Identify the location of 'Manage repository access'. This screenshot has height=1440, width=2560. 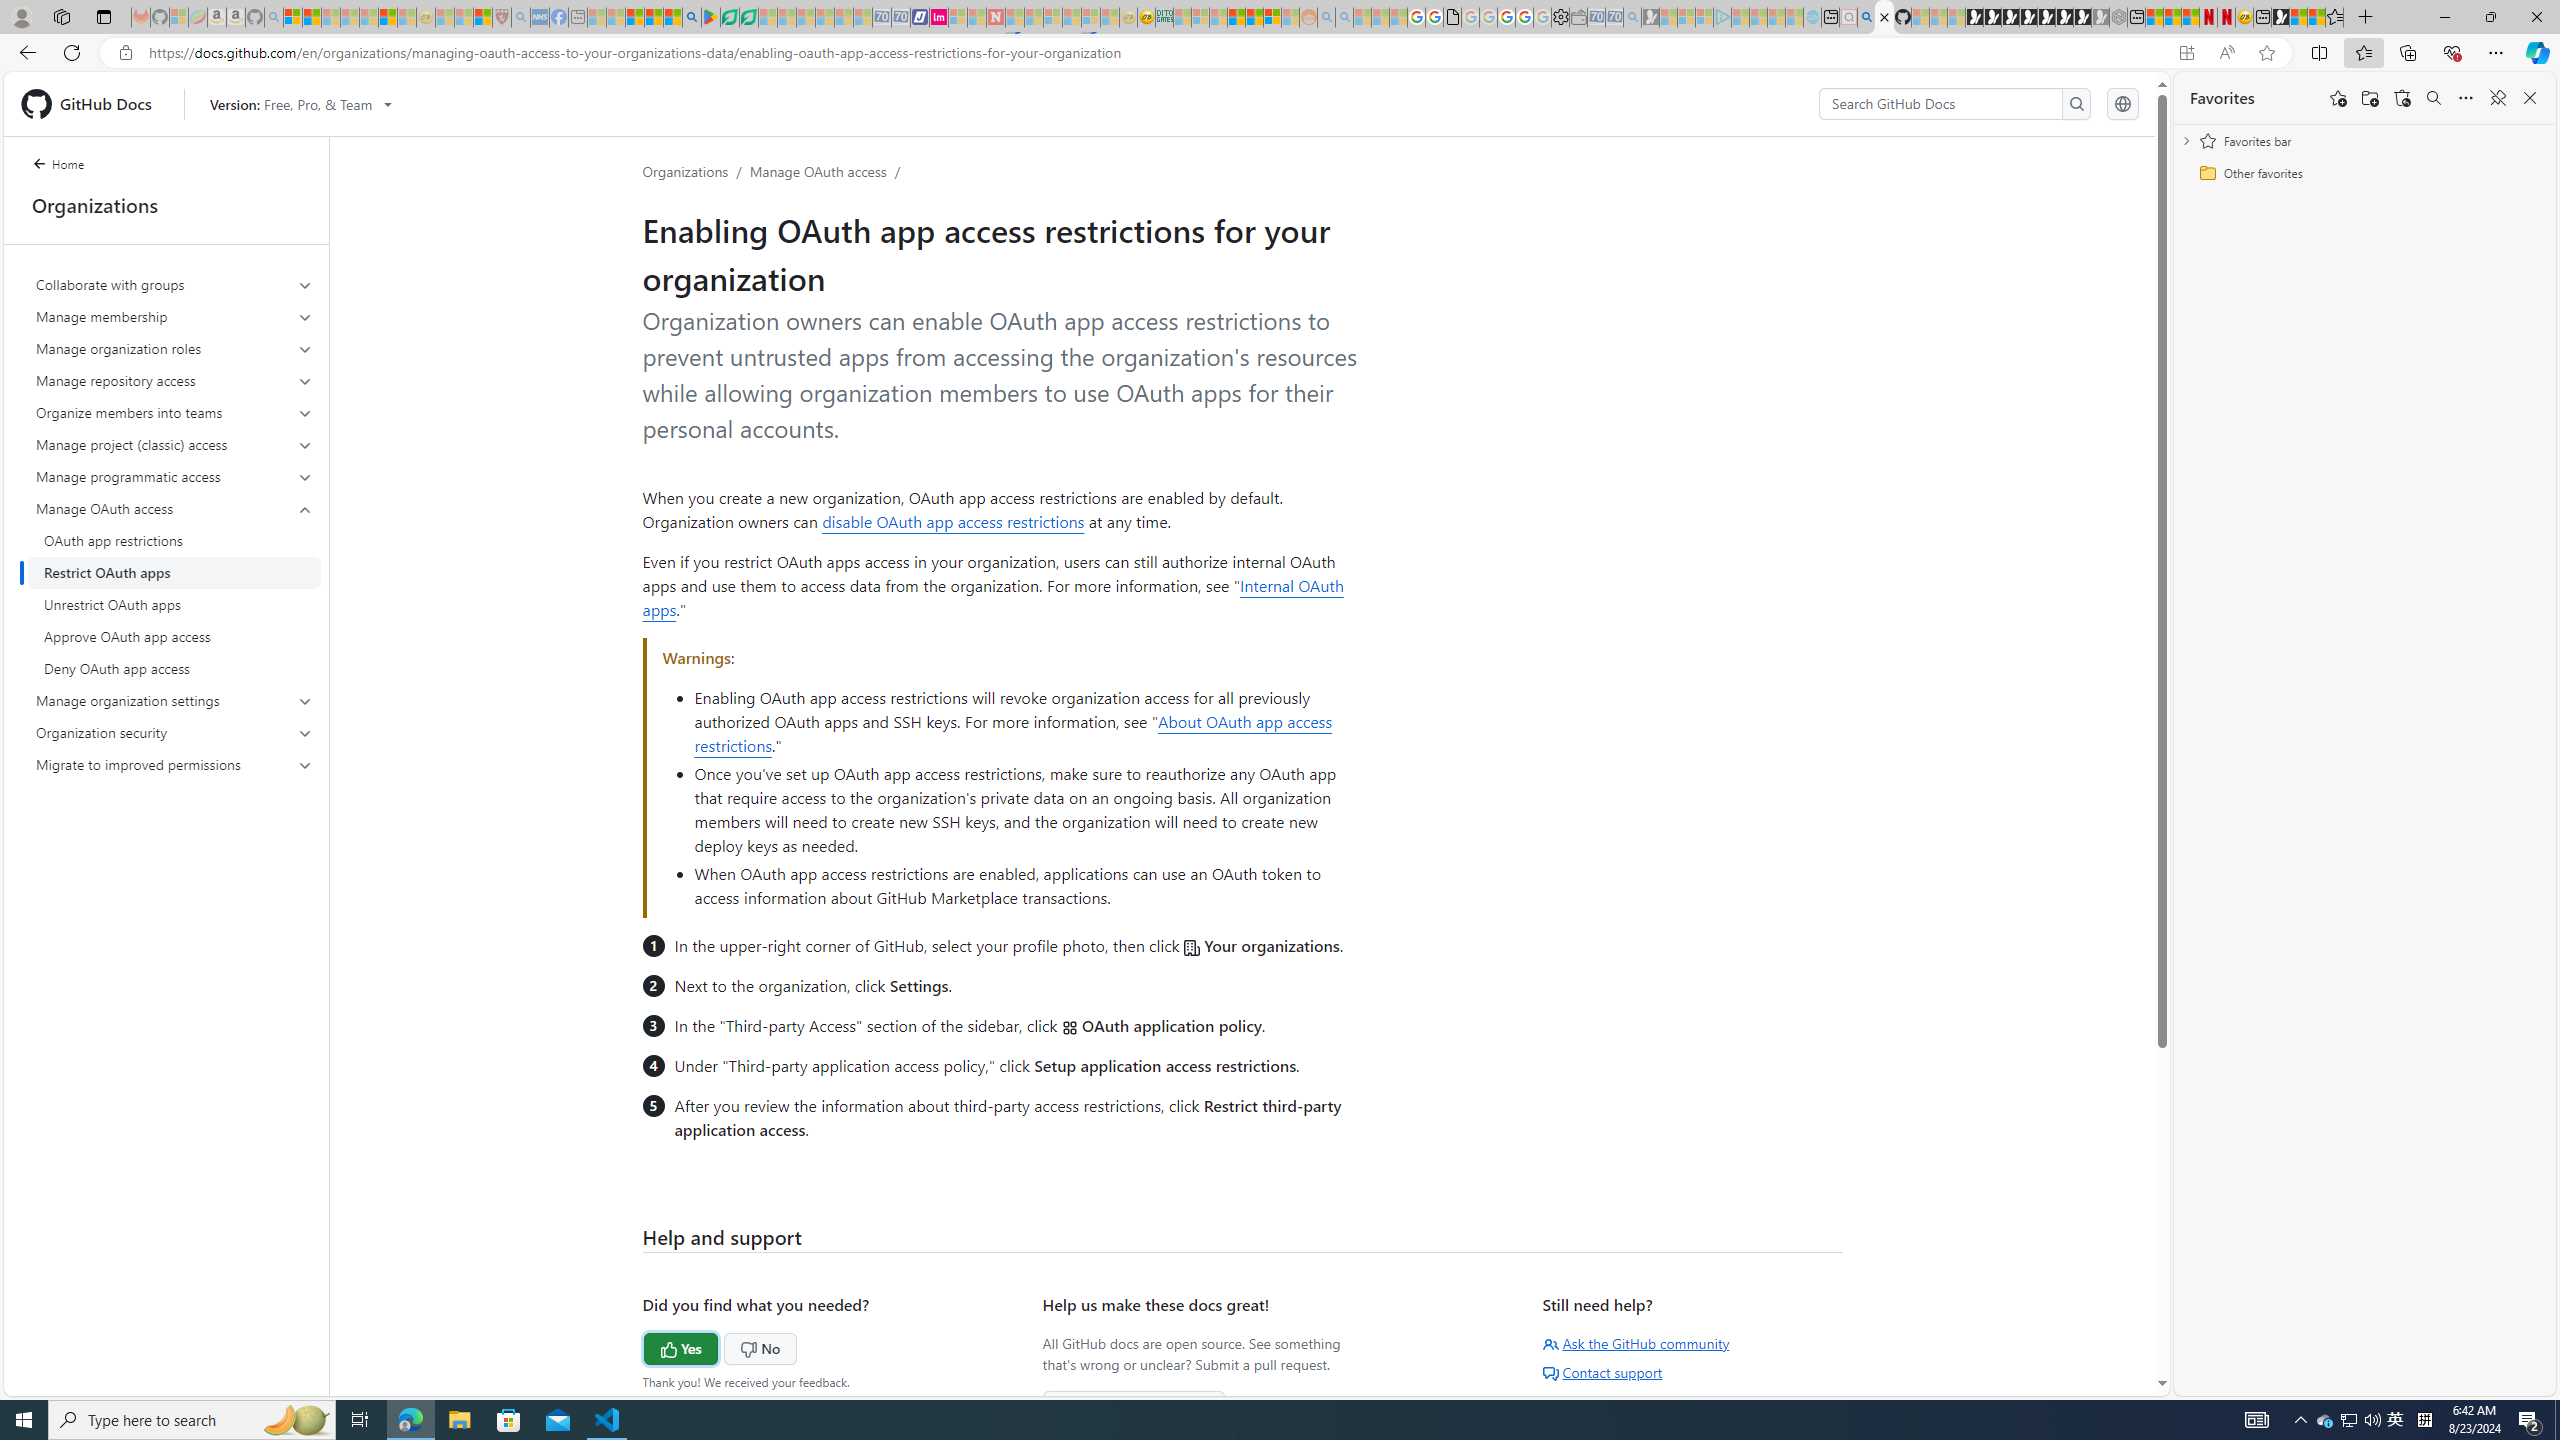
(175, 379).